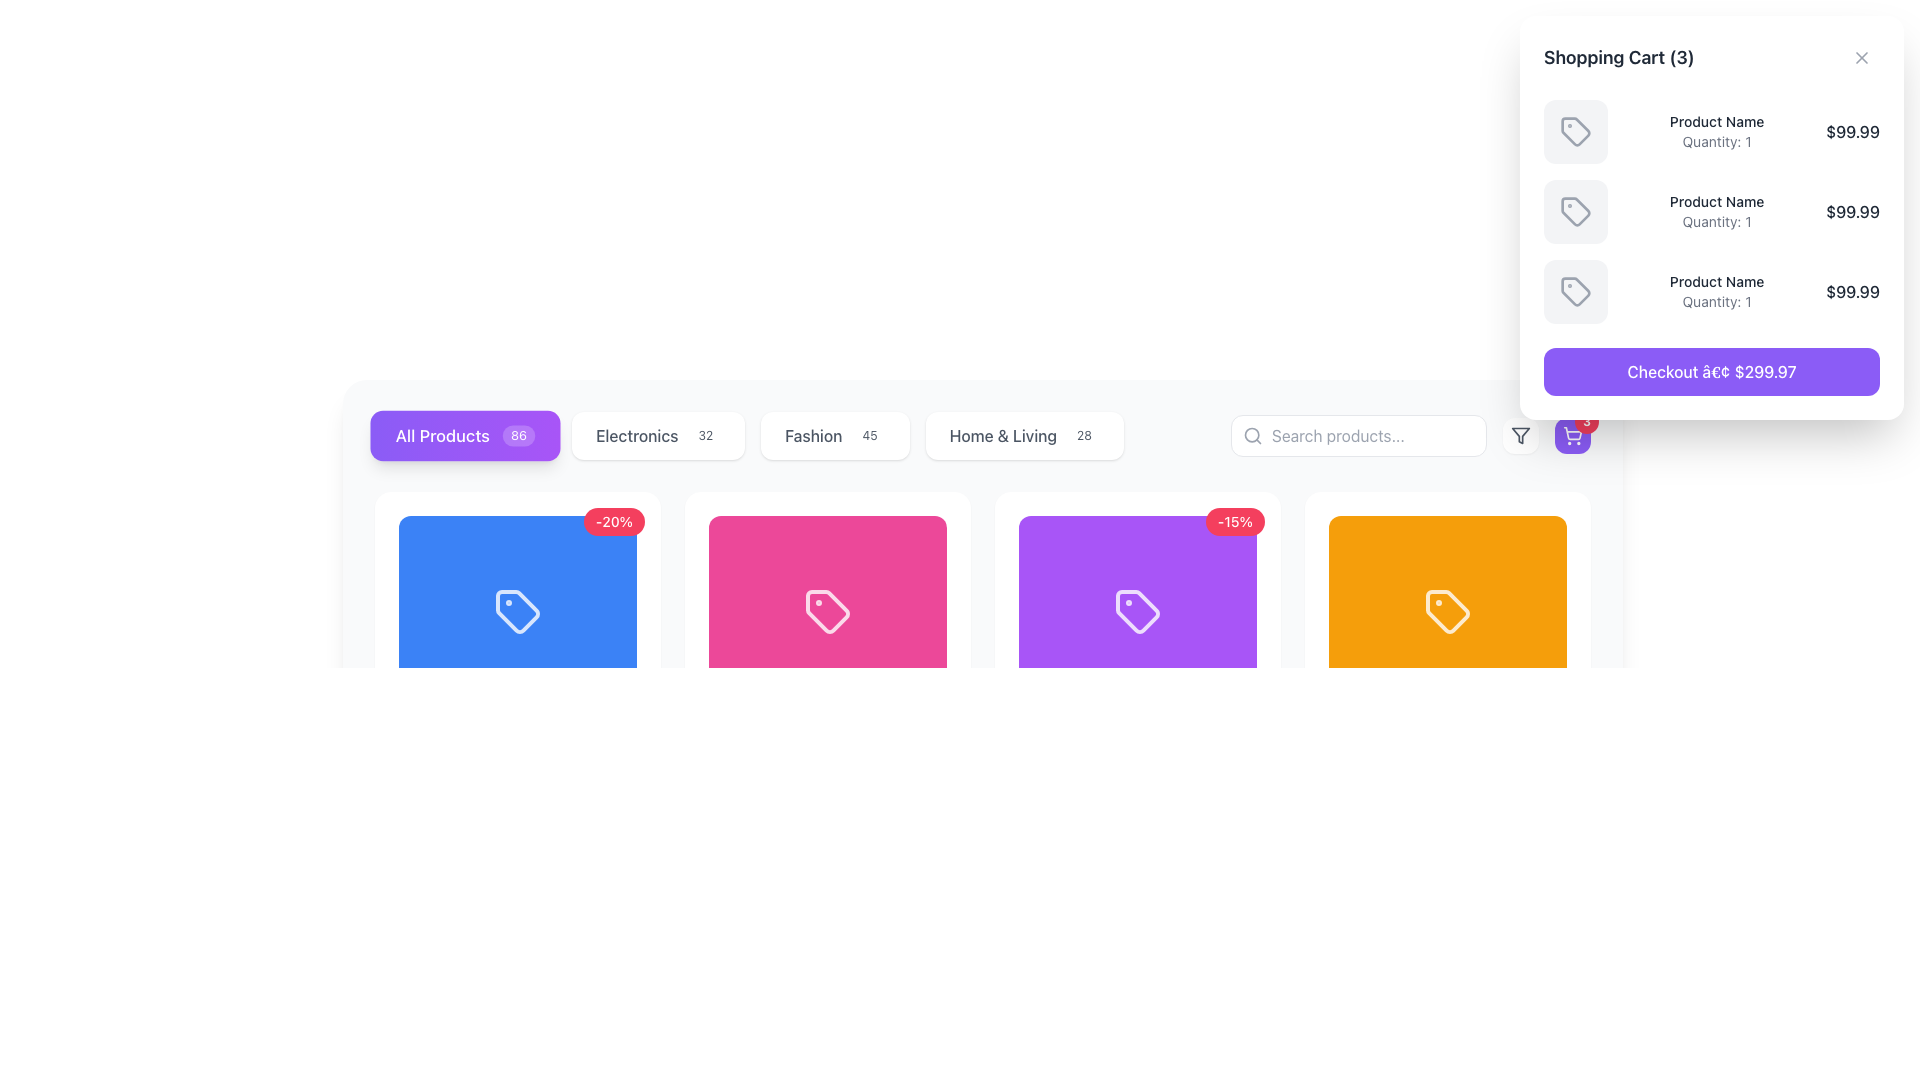 The image size is (1920, 1080). What do you see at coordinates (1574, 292) in the screenshot?
I see `the product icon in the Shopping Cart section, which represents the third item in the cart list` at bounding box center [1574, 292].